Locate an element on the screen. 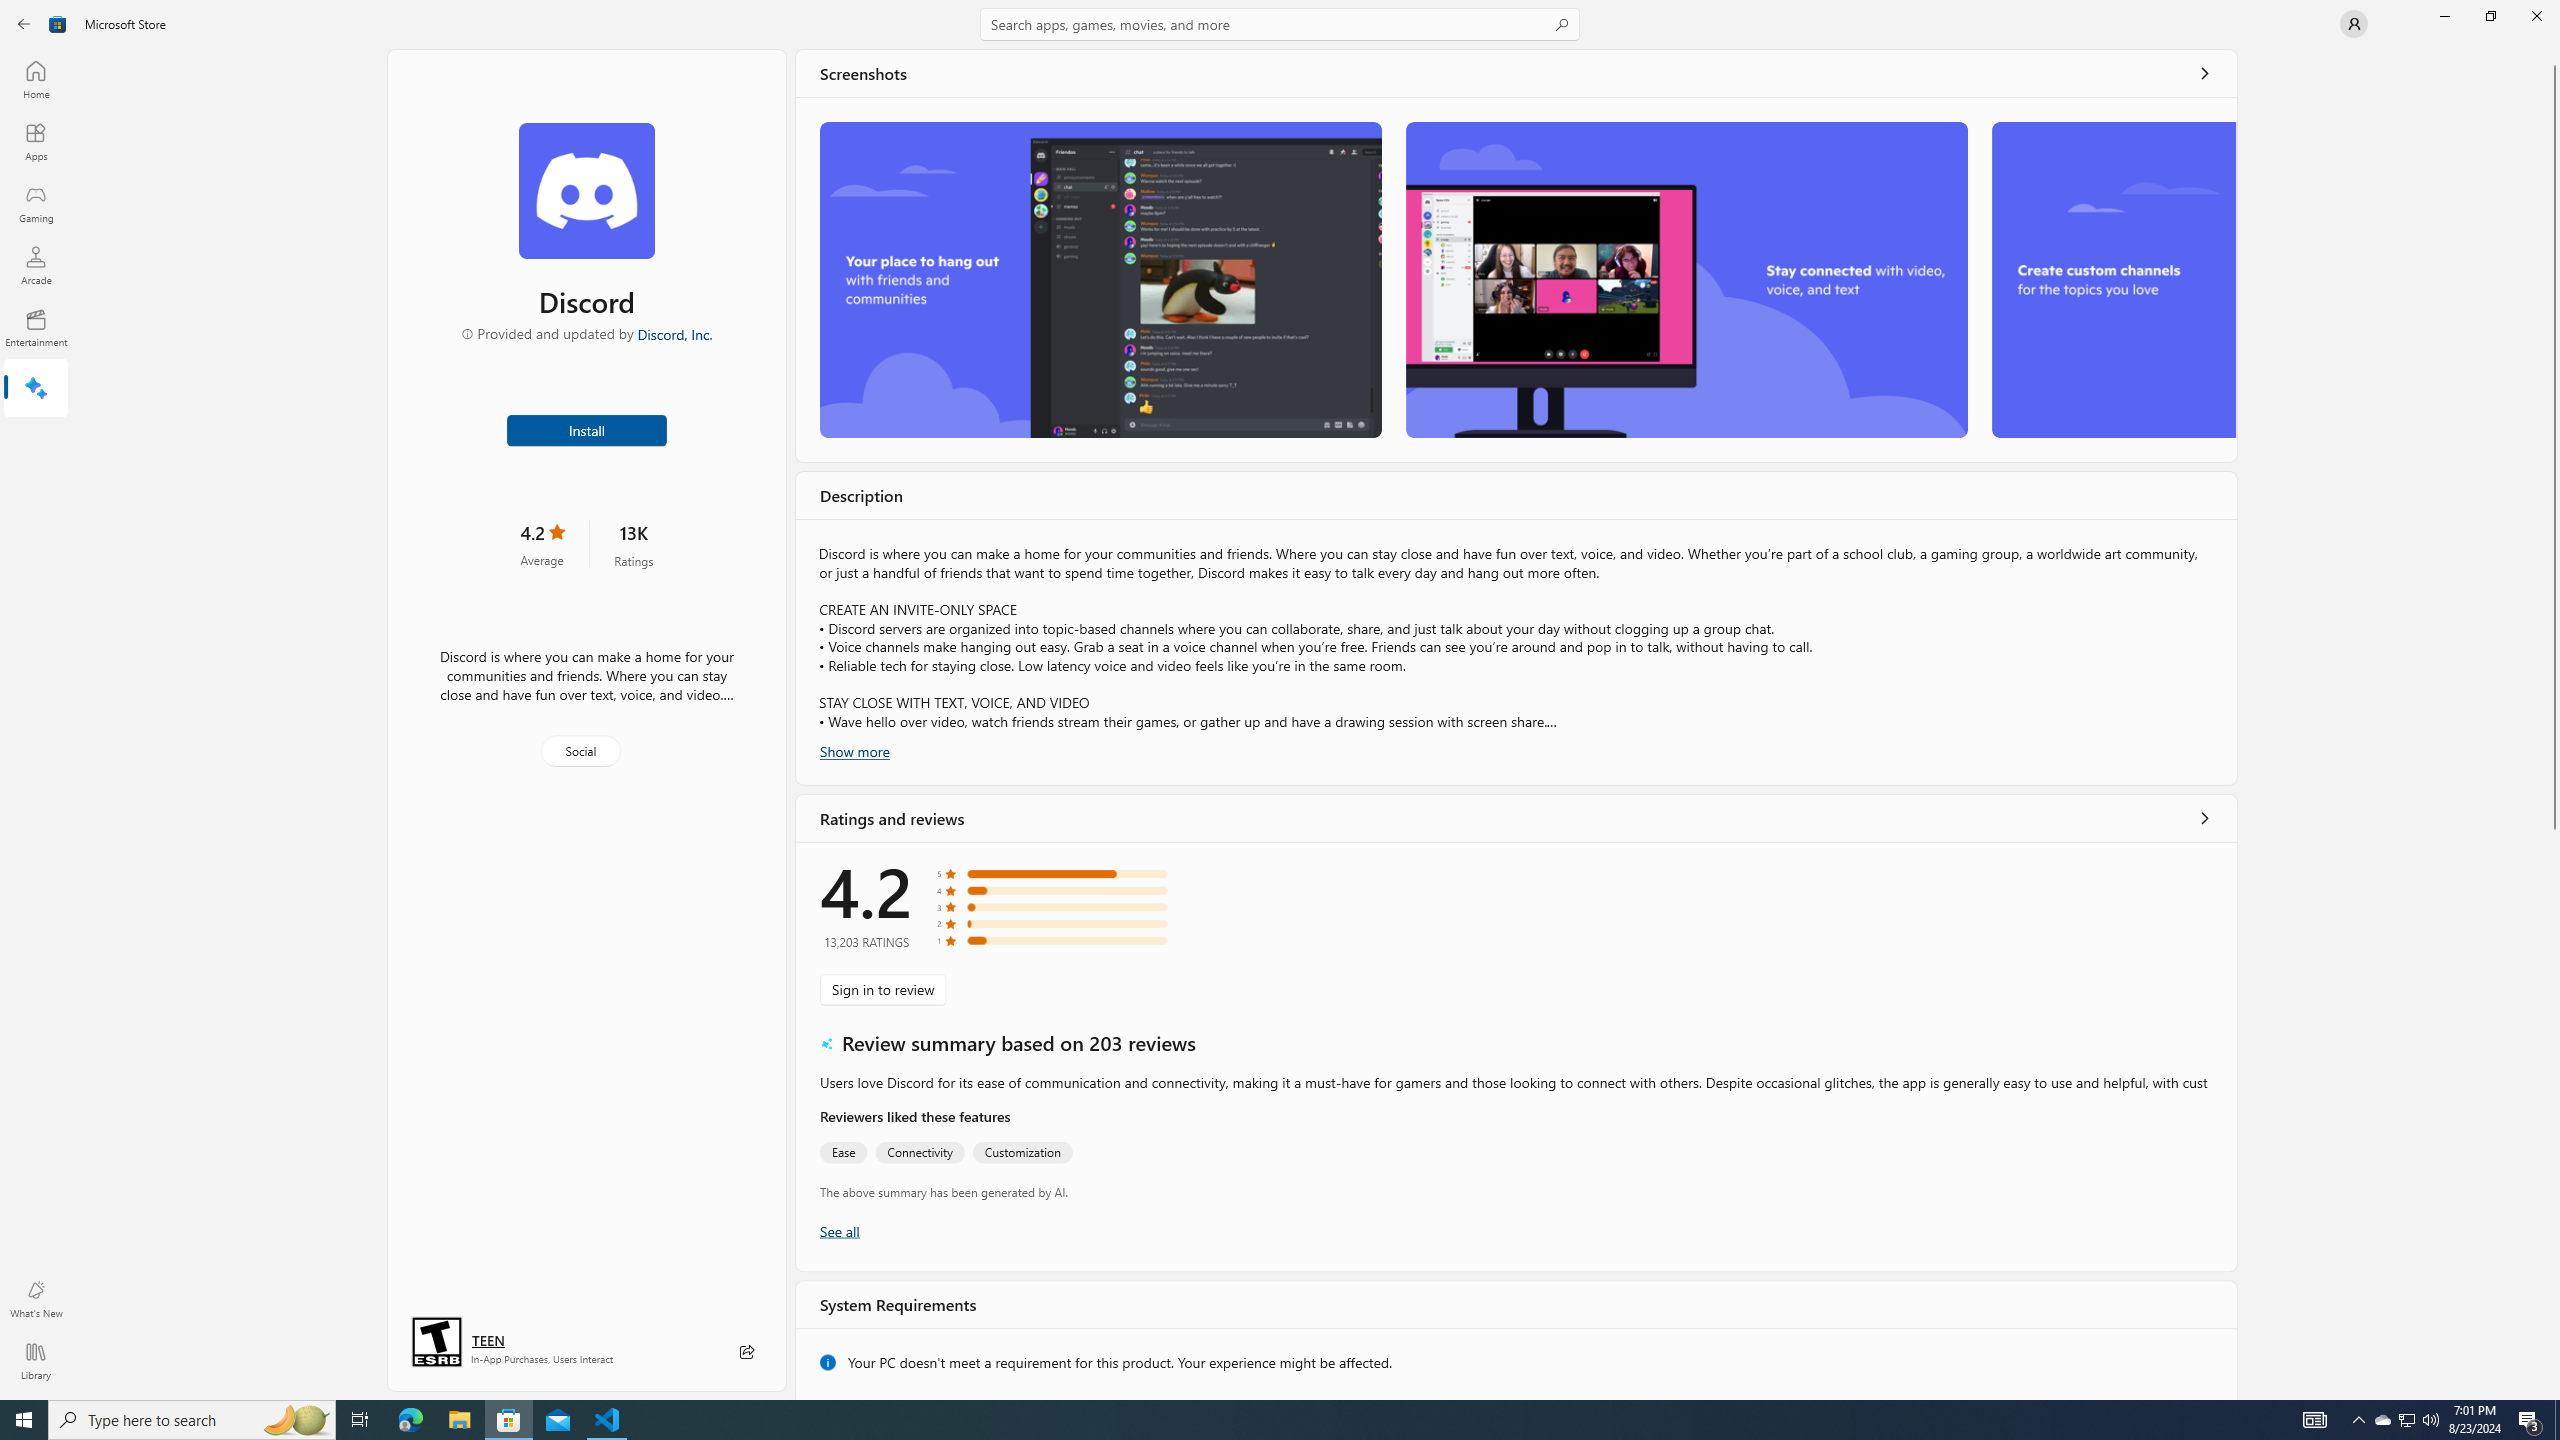 This screenshot has height=1440, width=2560. 'Social' is located at coordinates (578, 750).